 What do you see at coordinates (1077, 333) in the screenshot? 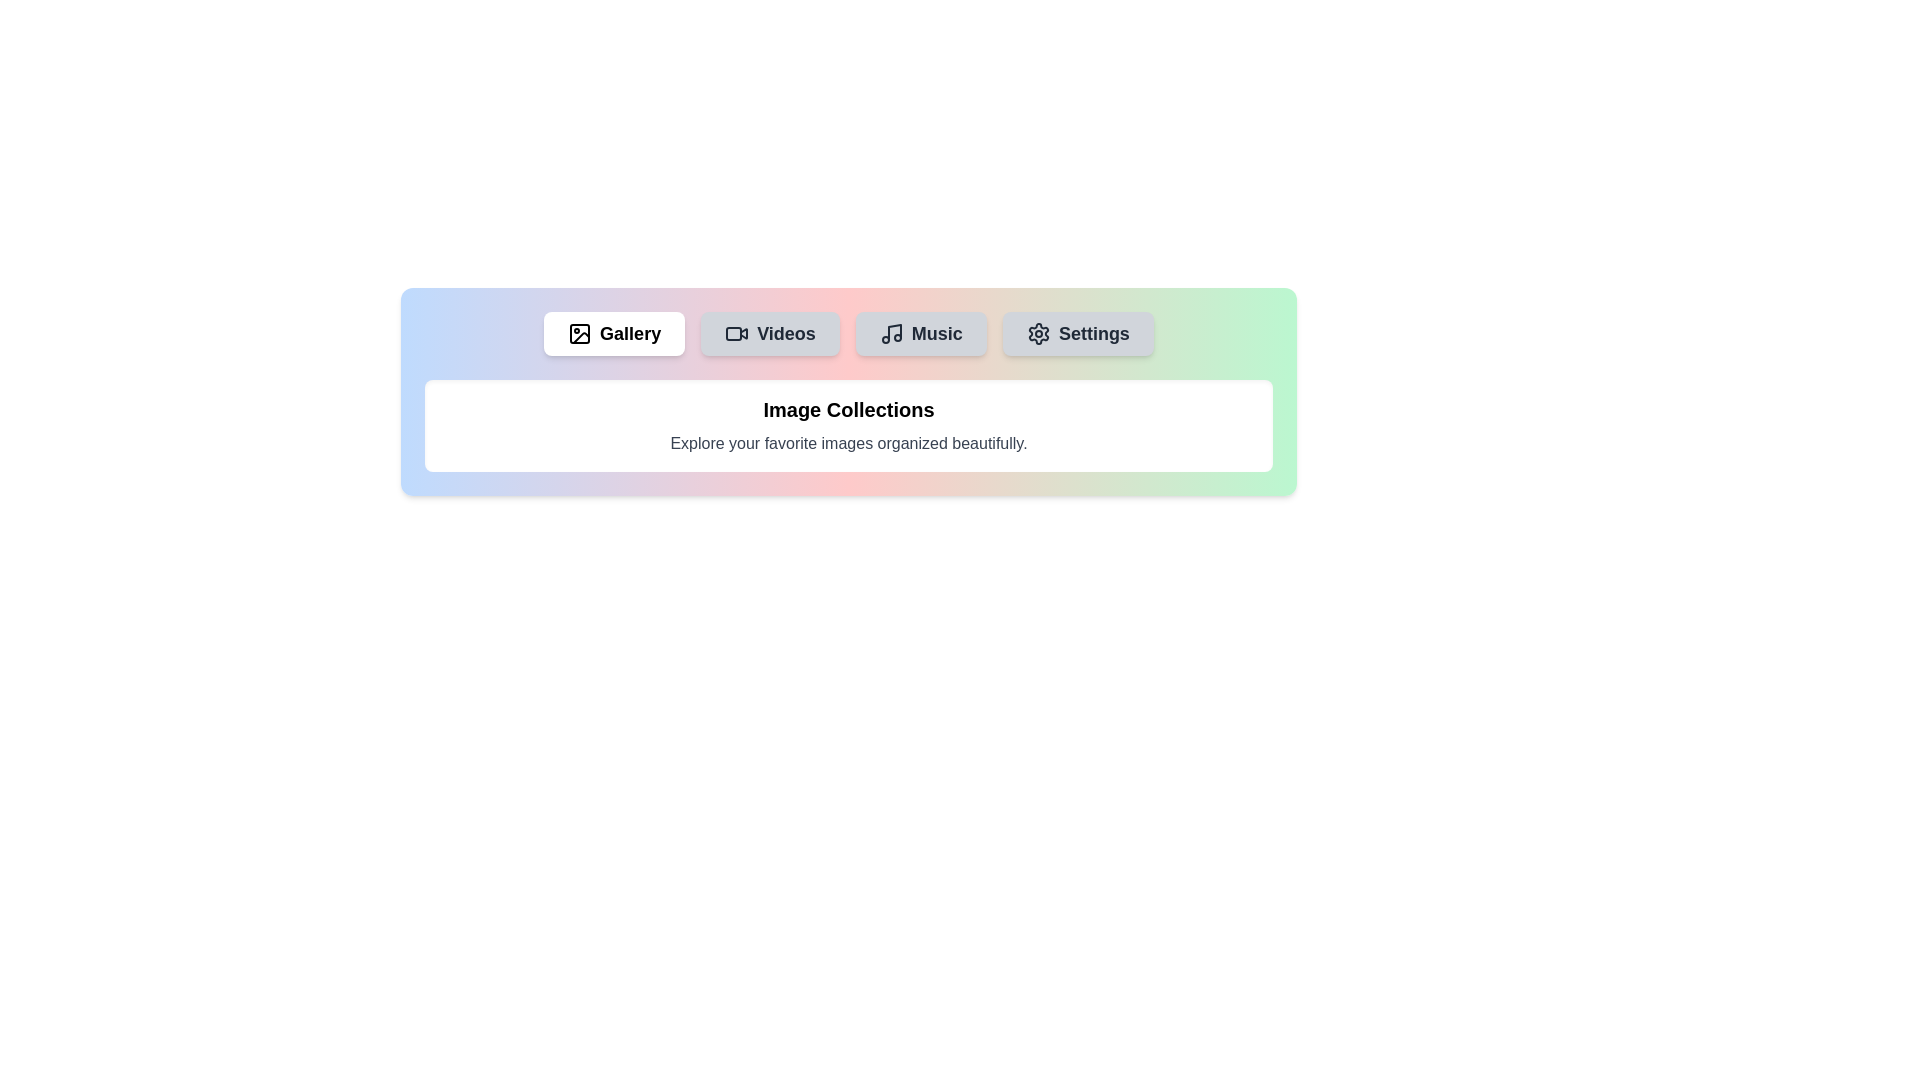
I see `the tab labeled Settings` at bounding box center [1077, 333].